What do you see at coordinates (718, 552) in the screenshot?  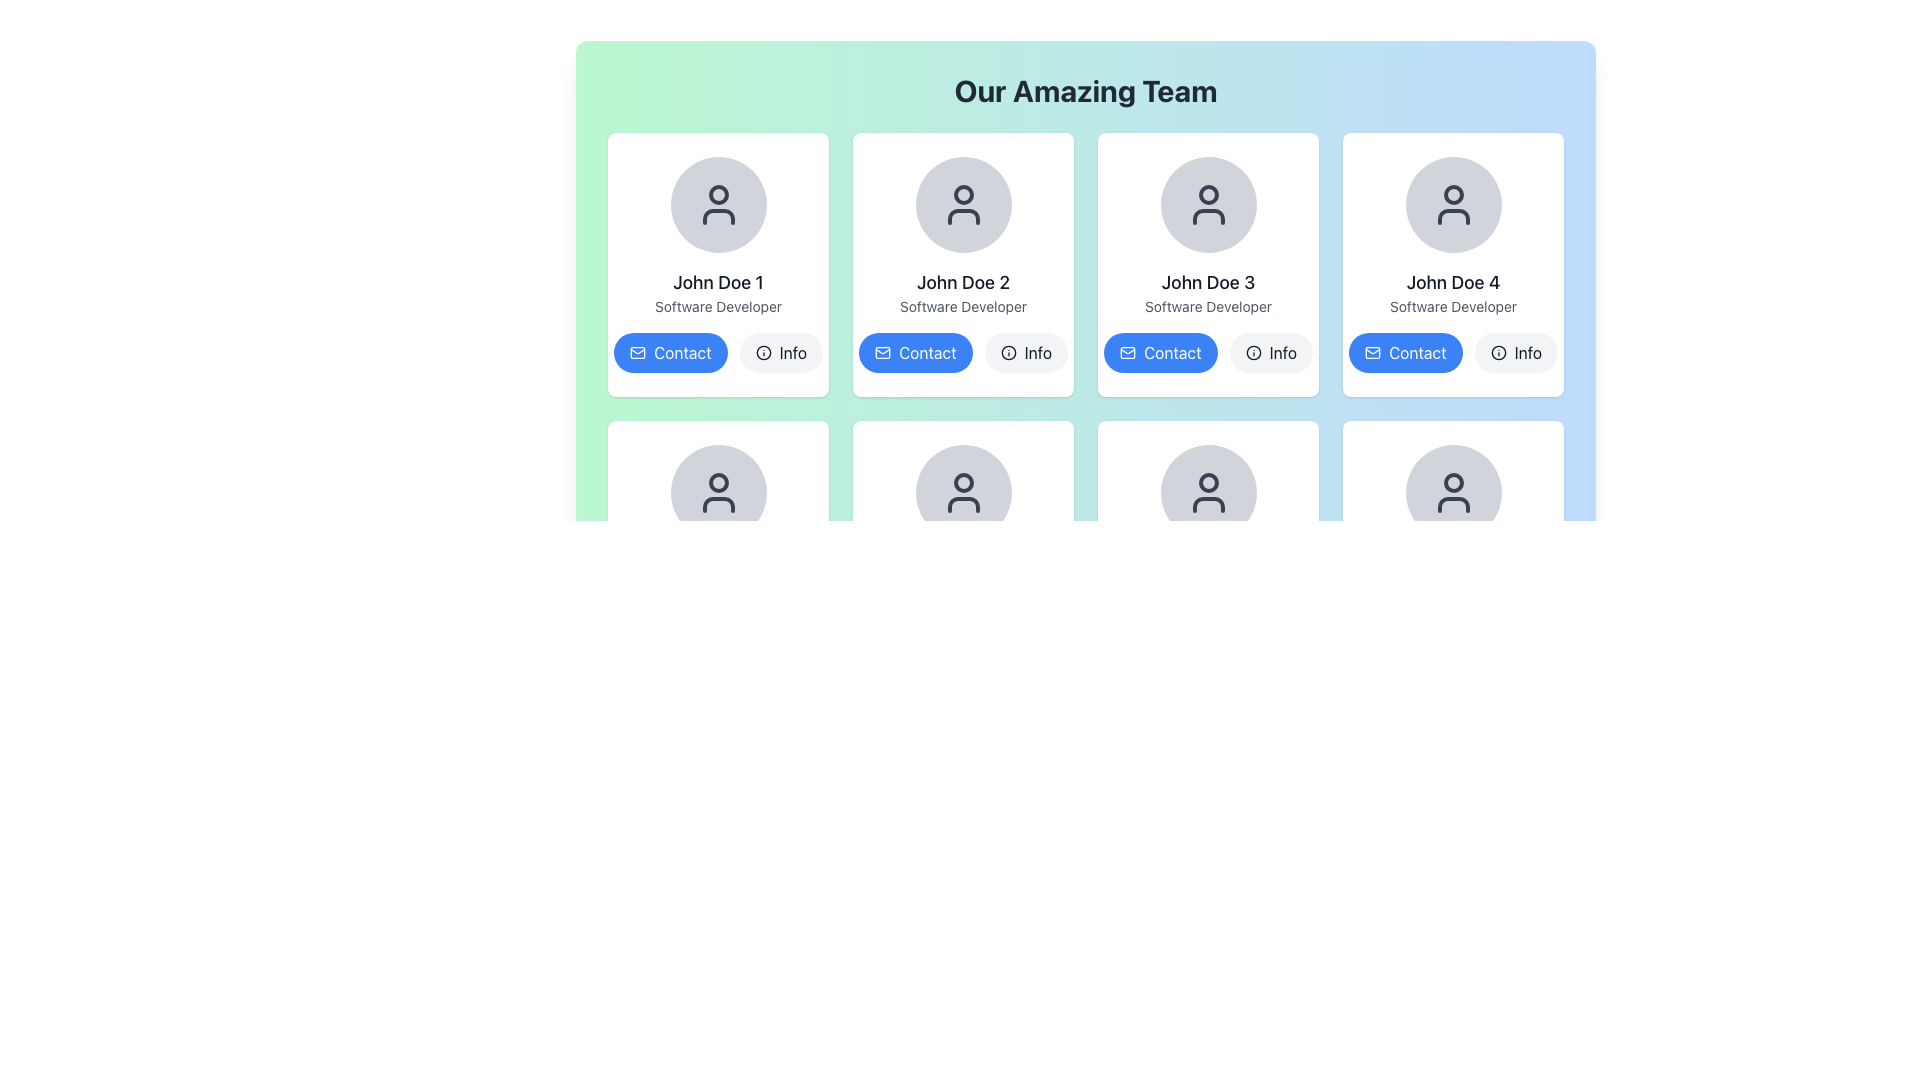 I see `the fifth team member profile card located in the first column of the second row for more information` at bounding box center [718, 552].